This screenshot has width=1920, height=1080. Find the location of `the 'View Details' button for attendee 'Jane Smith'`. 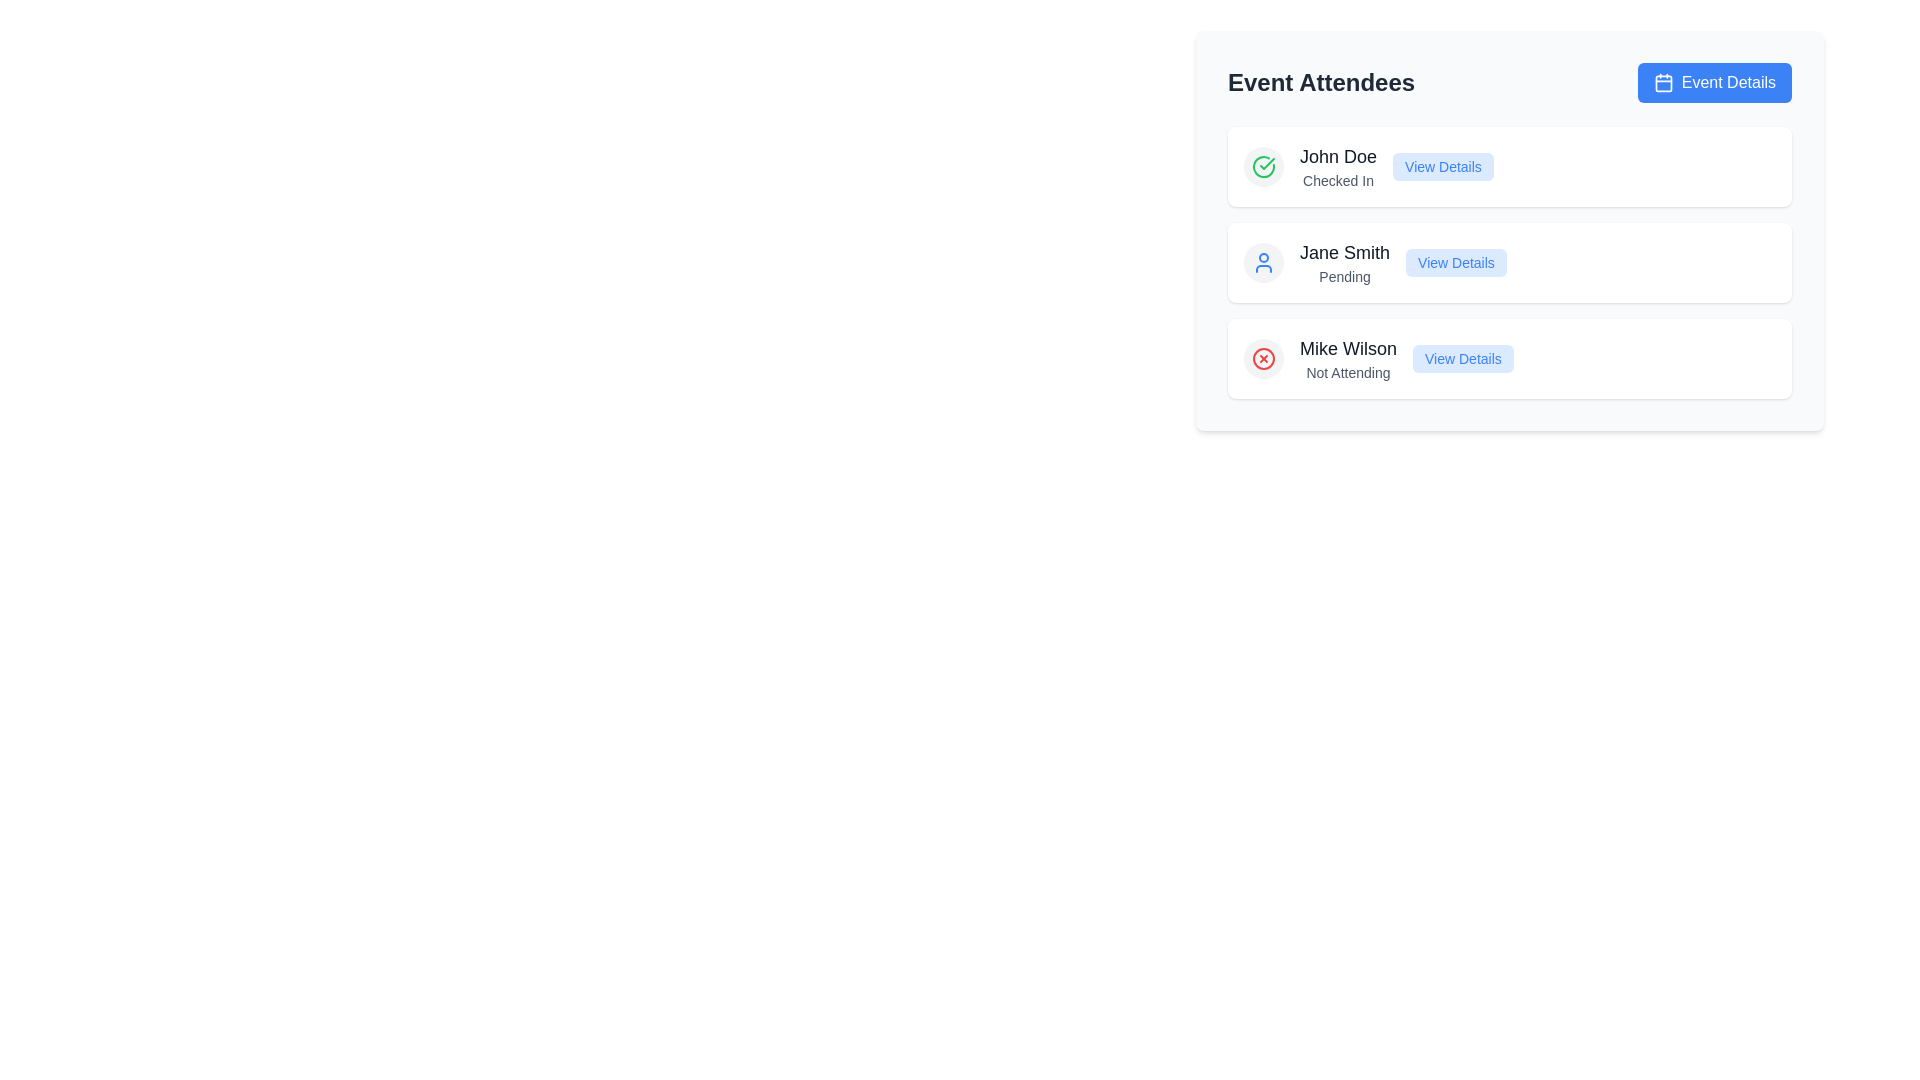

the 'View Details' button for attendee 'Jane Smith' is located at coordinates (1510, 235).